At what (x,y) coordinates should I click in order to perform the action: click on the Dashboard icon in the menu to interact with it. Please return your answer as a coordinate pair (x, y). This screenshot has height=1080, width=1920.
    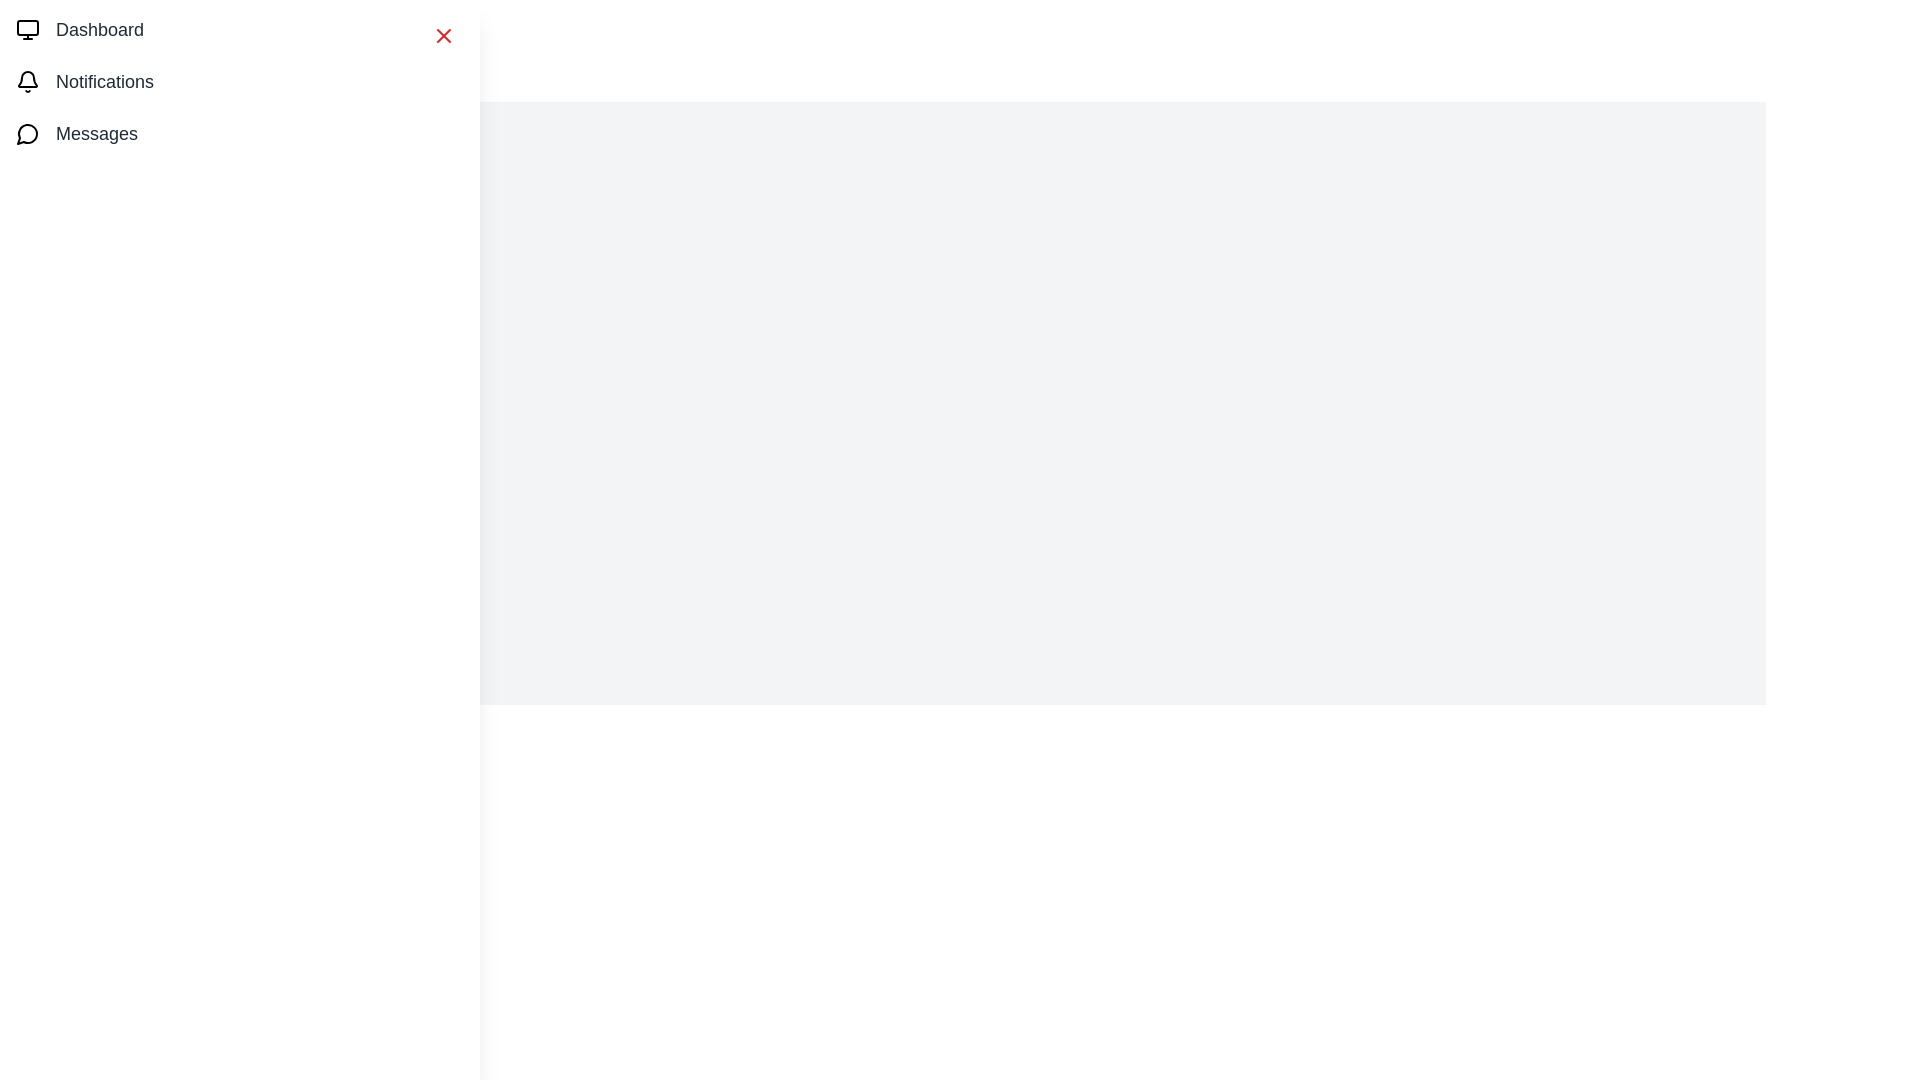
    Looking at the image, I should click on (28, 30).